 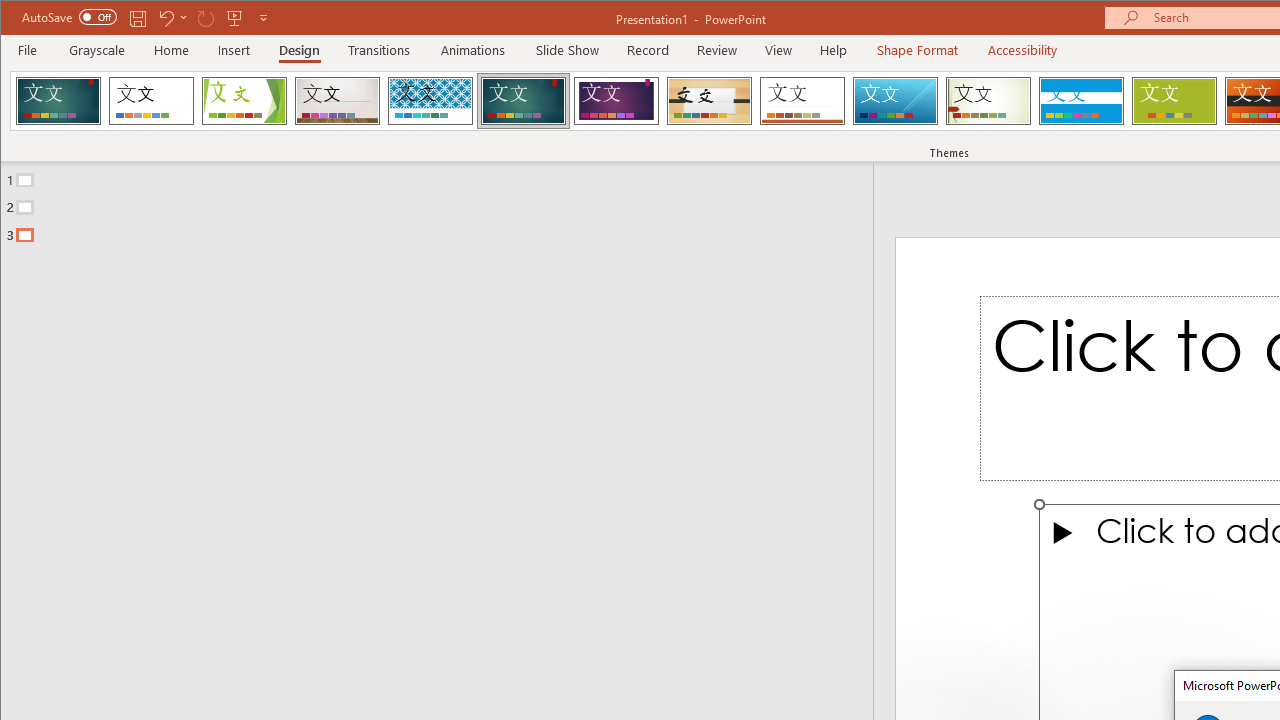 What do you see at coordinates (523, 100) in the screenshot?
I see `'Ion'` at bounding box center [523, 100].